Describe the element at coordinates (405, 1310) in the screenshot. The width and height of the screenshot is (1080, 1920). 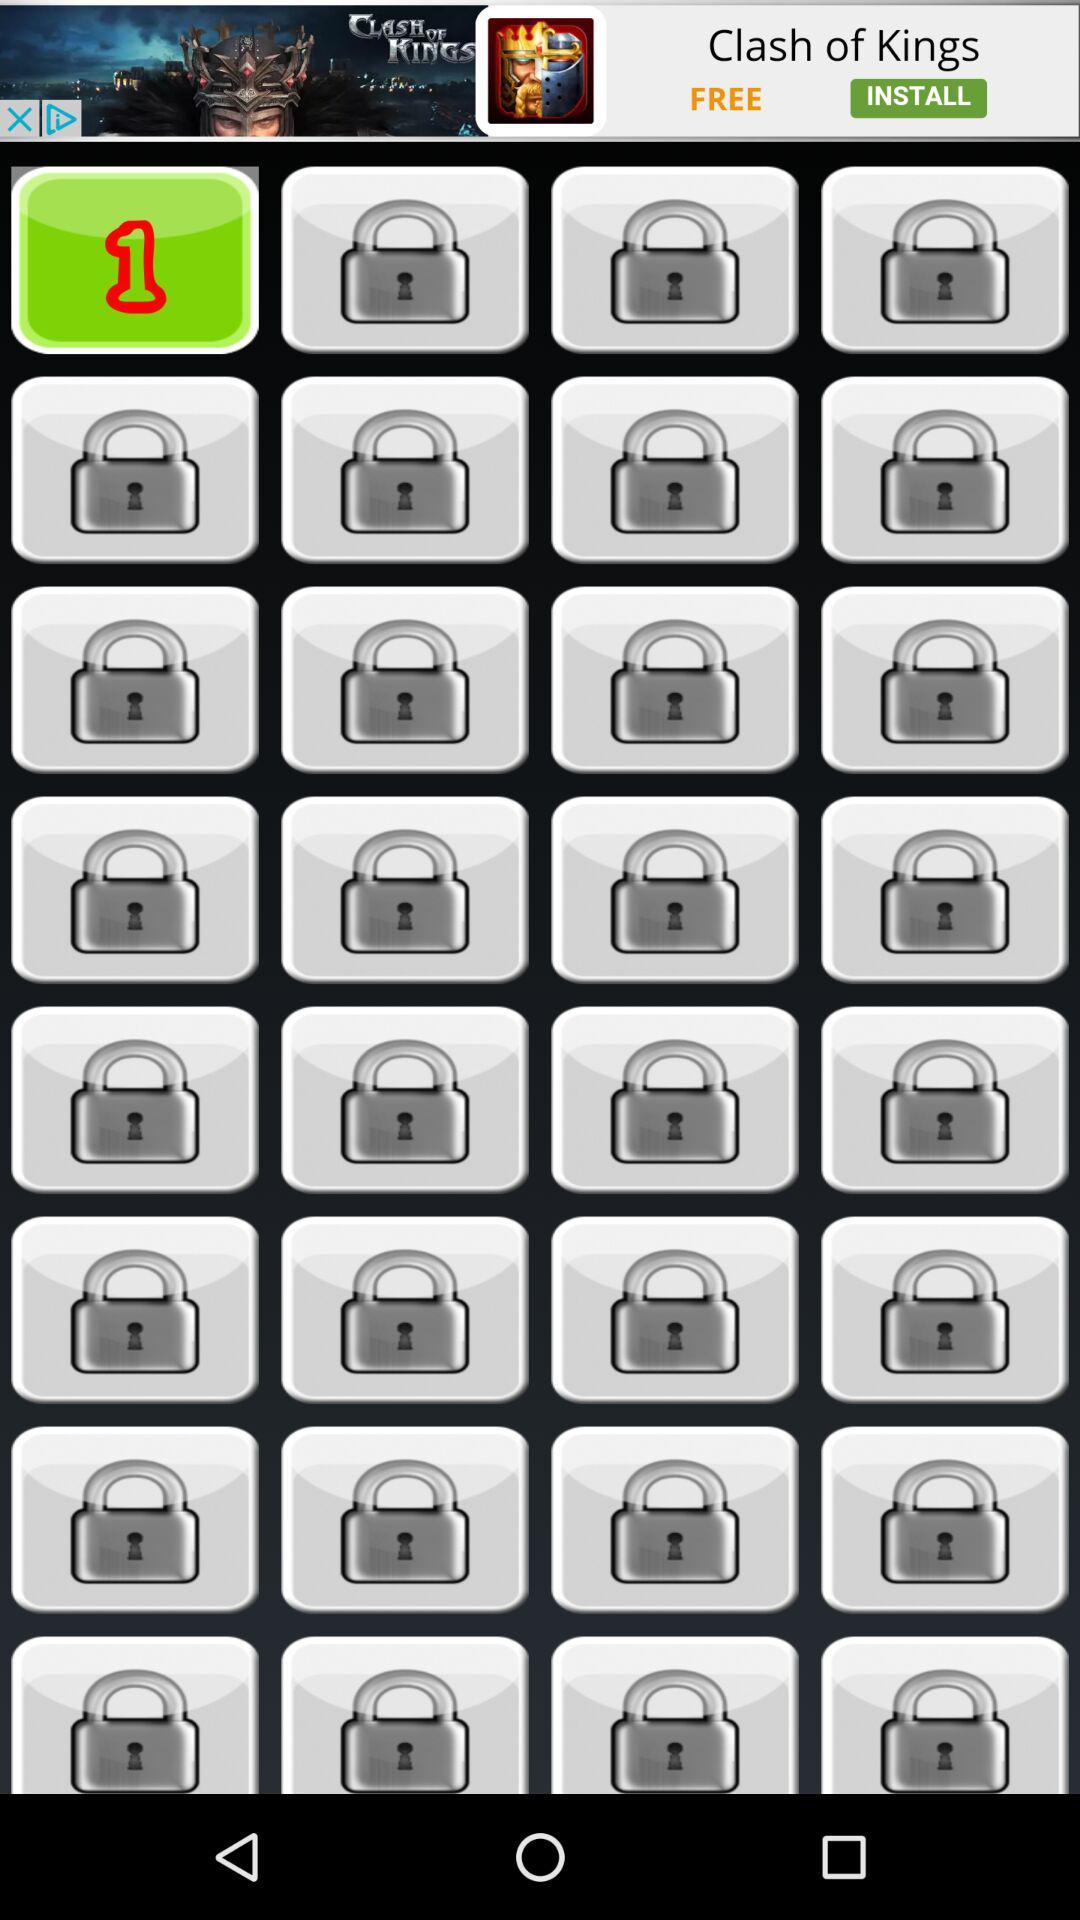
I see `its locked` at that location.